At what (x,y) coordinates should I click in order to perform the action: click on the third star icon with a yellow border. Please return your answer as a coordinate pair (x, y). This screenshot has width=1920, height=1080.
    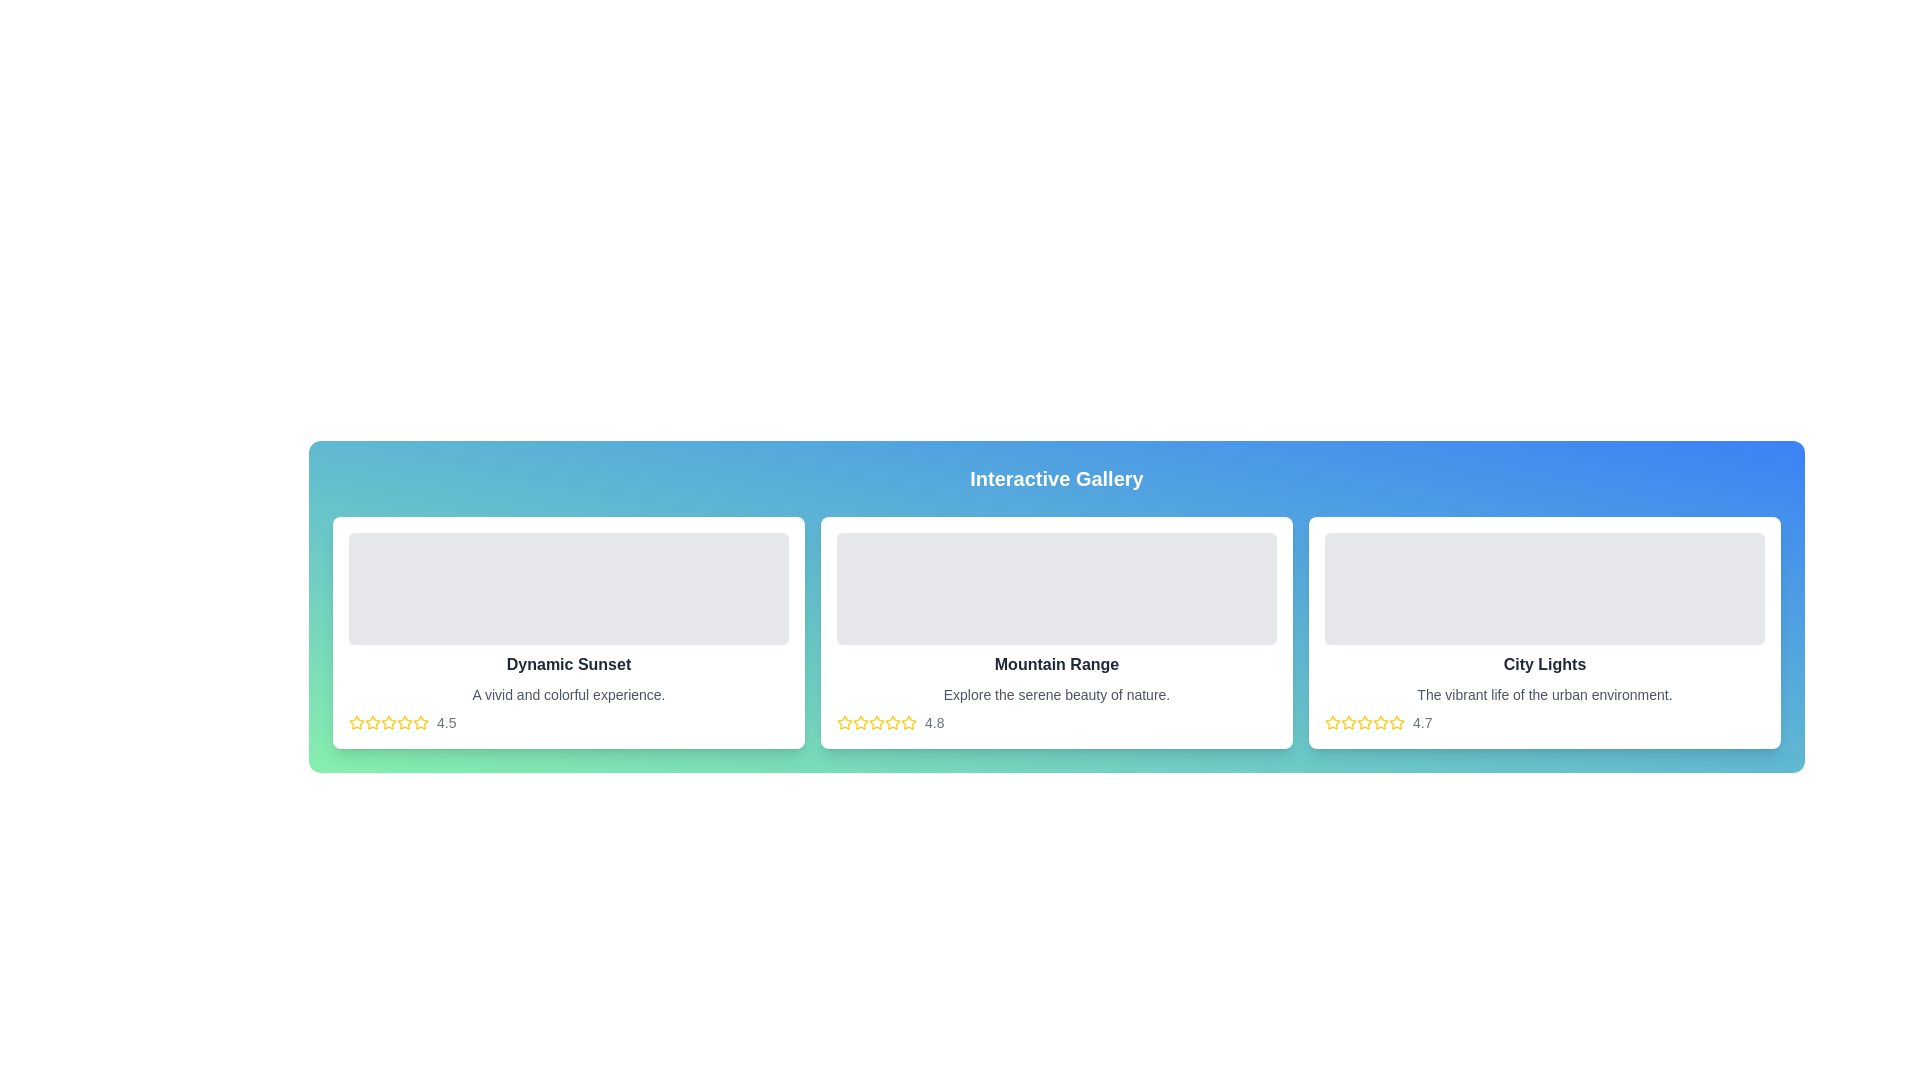
    Looking at the image, I should click on (860, 722).